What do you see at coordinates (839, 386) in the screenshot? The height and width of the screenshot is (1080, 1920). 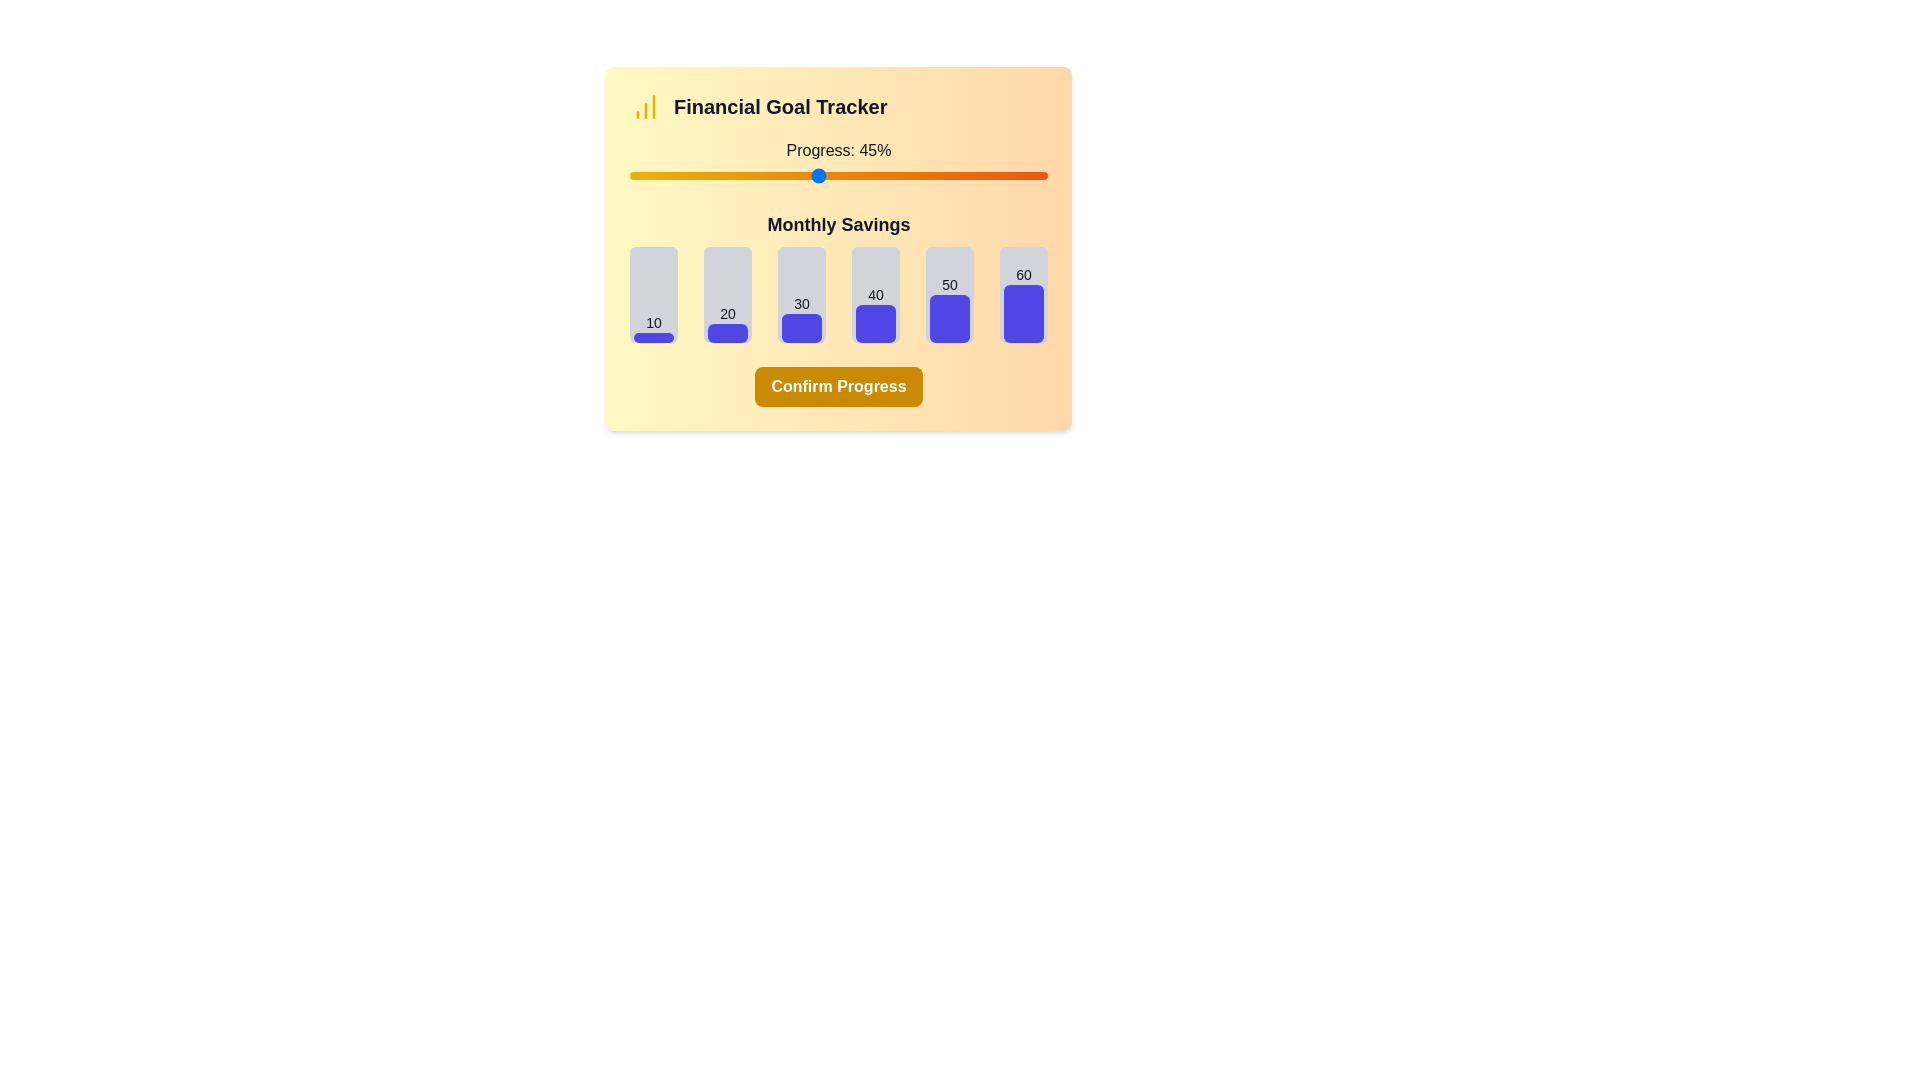 I see `'Confirm Progress' button to confirm the current progress` at bounding box center [839, 386].